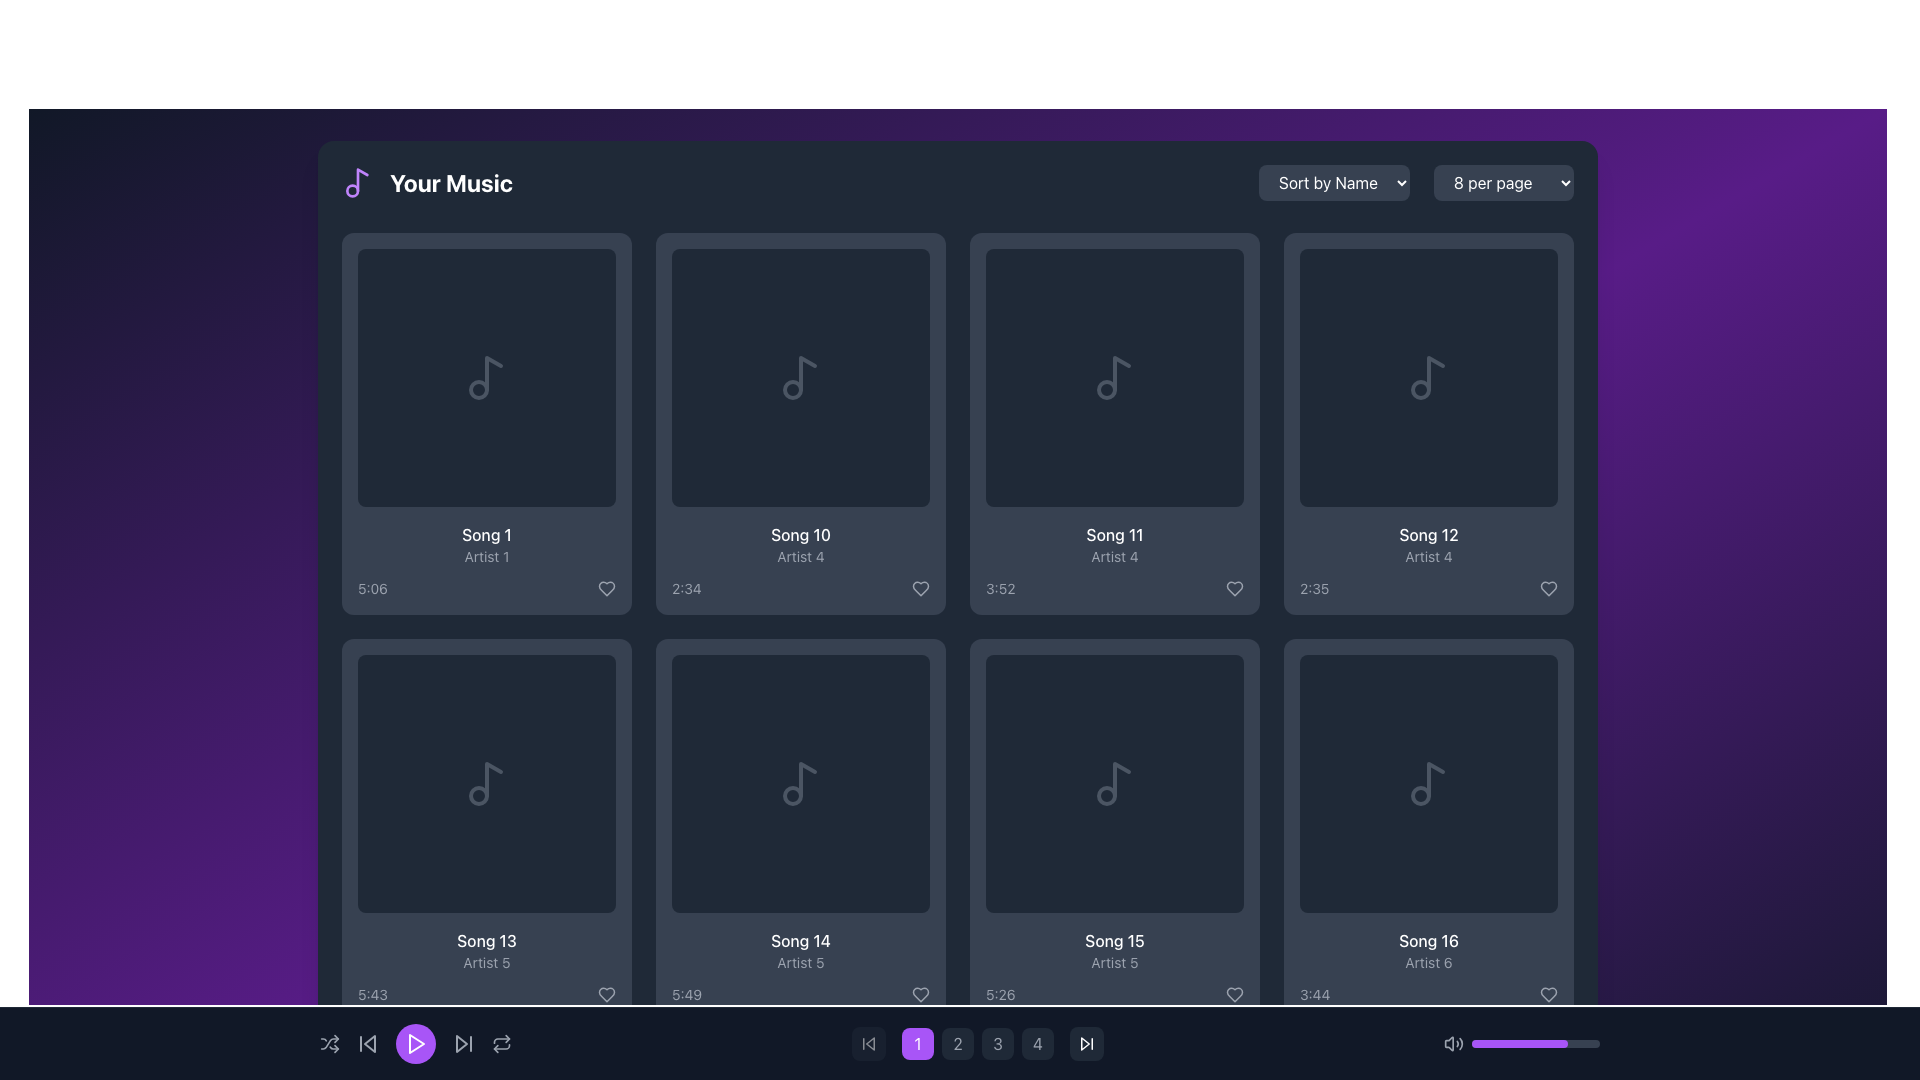 The image size is (1920, 1080). Describe the element at coordinates (486, 782) in the screenshot. I see `the circular button with a purple background and a white play button icon, located centrally within the 'Song 13' card by 'Artist 5'` at that location.